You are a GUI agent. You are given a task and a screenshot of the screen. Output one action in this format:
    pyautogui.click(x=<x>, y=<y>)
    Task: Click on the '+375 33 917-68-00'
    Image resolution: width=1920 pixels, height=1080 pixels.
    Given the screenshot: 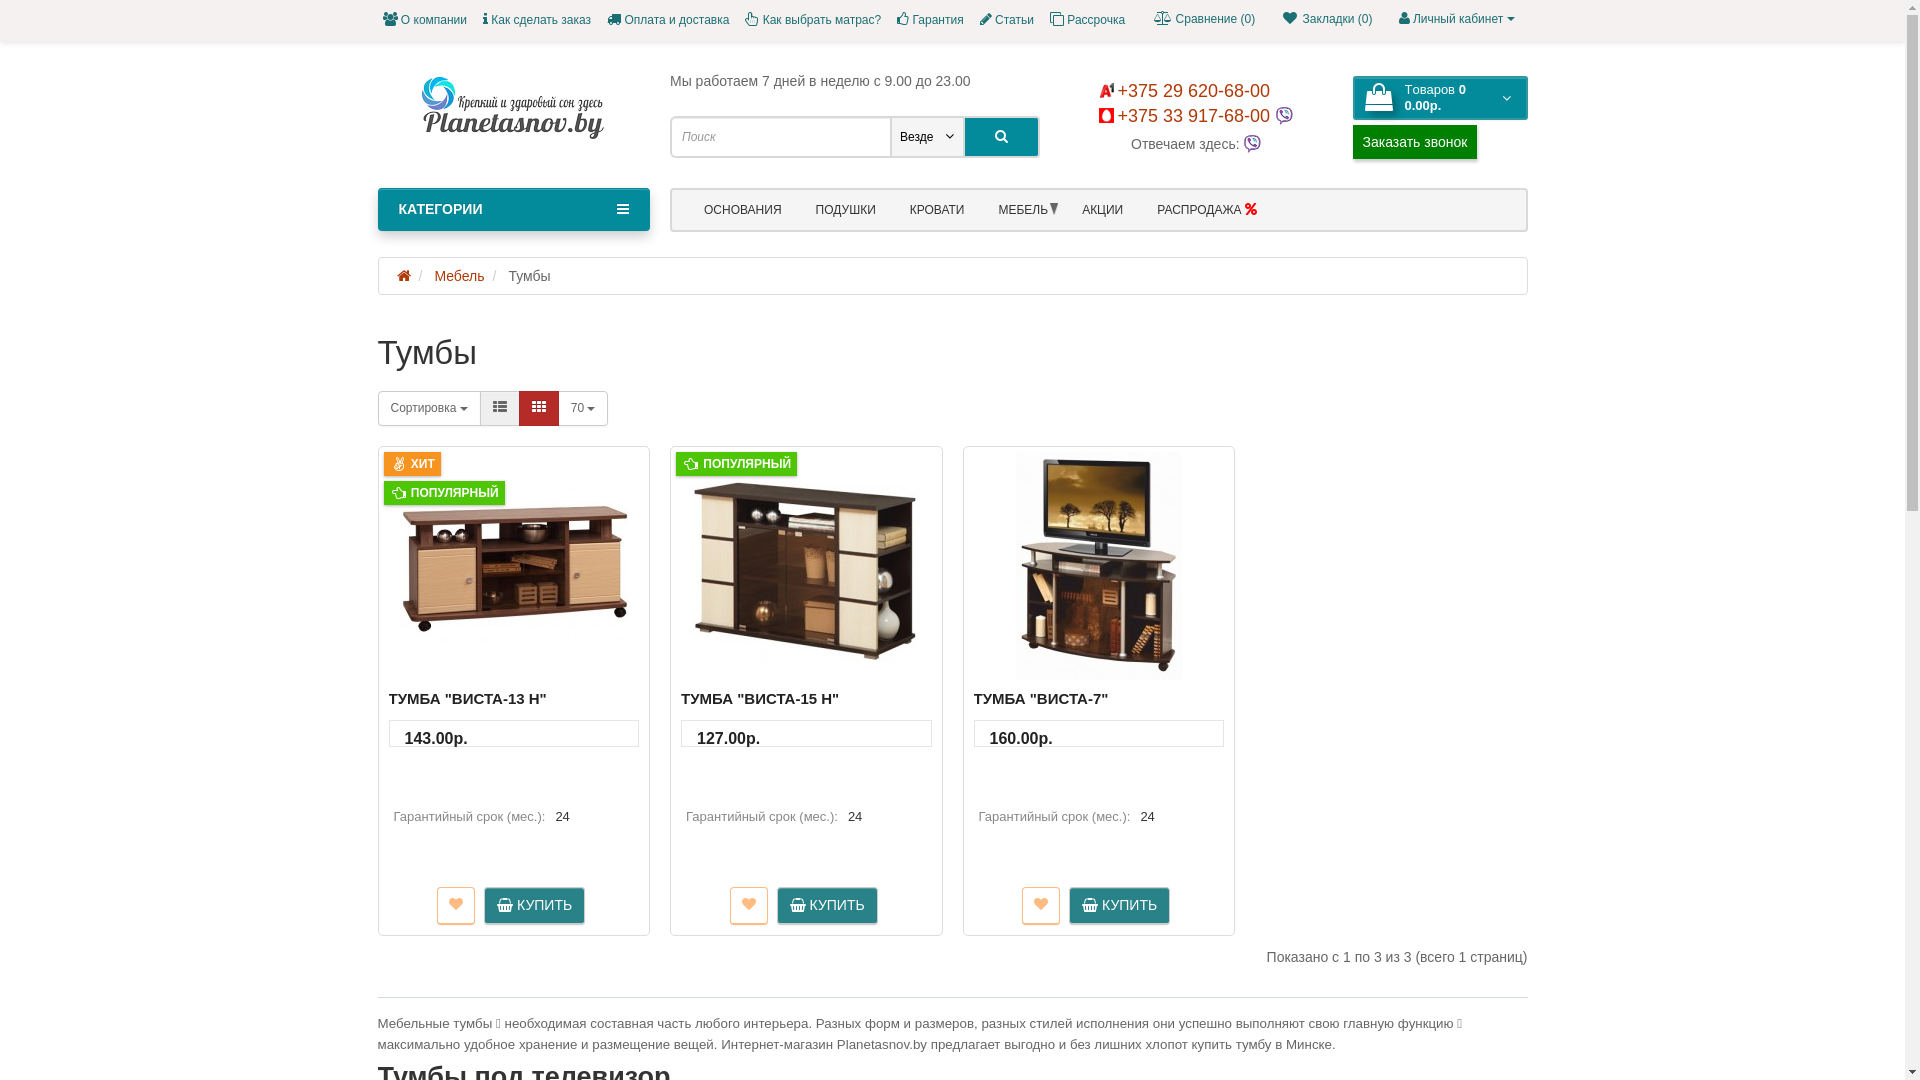 What is the action you would take?
    pyautogui.click(x=1098, y=115)
    